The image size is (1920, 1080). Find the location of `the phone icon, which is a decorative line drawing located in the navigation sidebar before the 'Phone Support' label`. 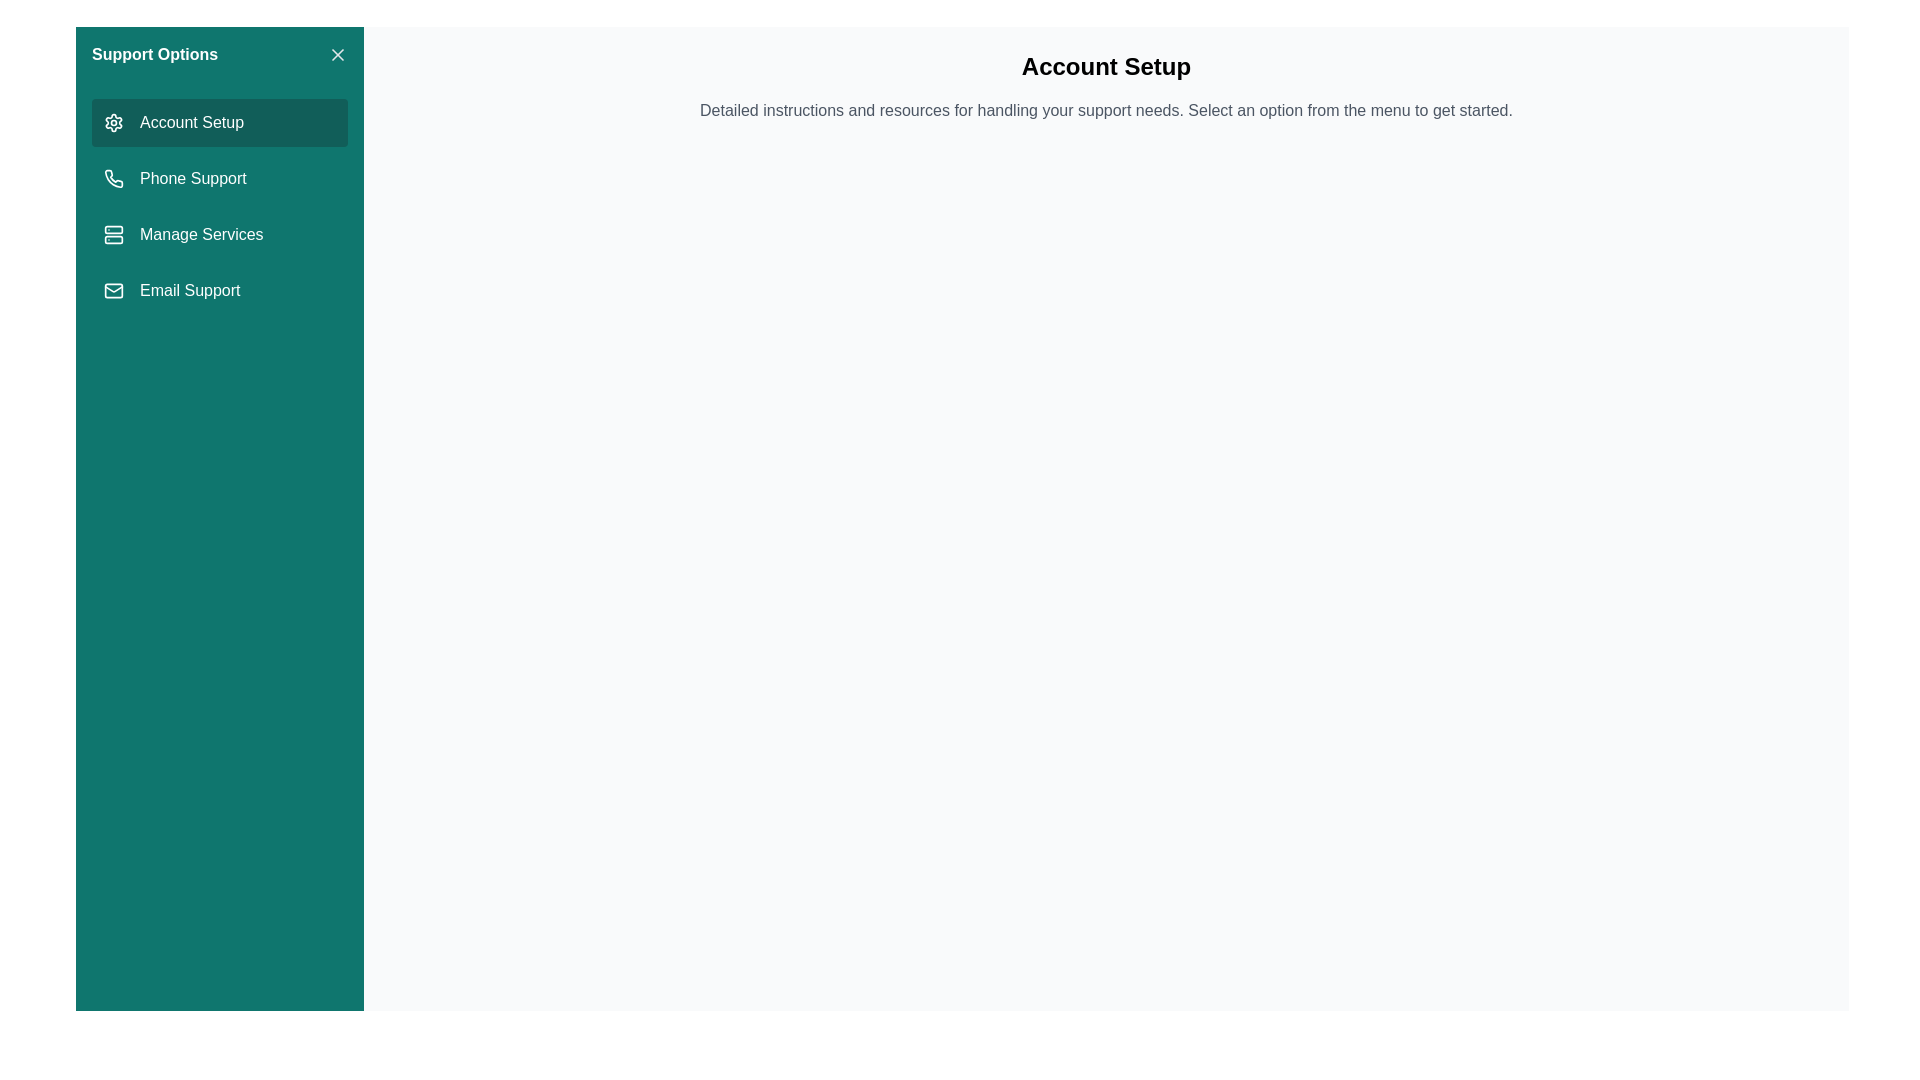

the phone icon, which is a decorative line drawing located in the navigation sidebar before the 'Phone Support' label is located at coordinates (113, 177).